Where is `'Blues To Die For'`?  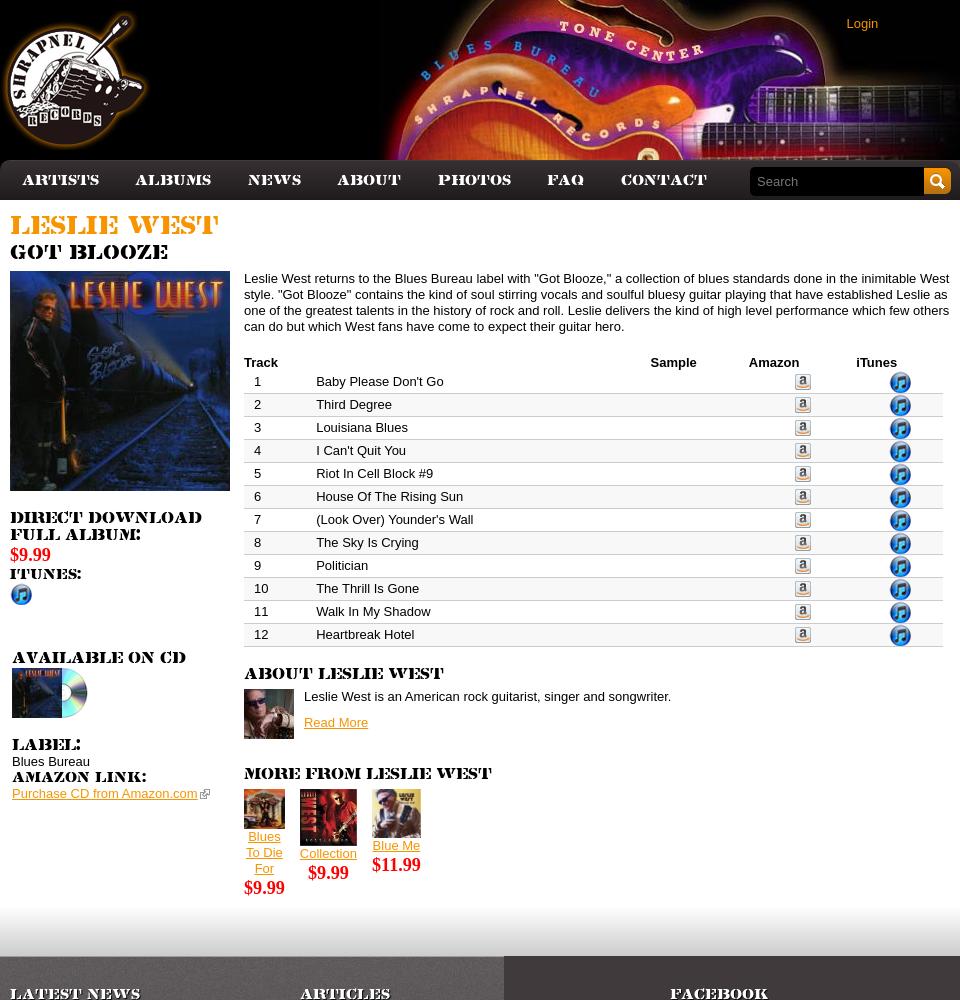
'Blues To Die For' is located at coordinates (262, 851).